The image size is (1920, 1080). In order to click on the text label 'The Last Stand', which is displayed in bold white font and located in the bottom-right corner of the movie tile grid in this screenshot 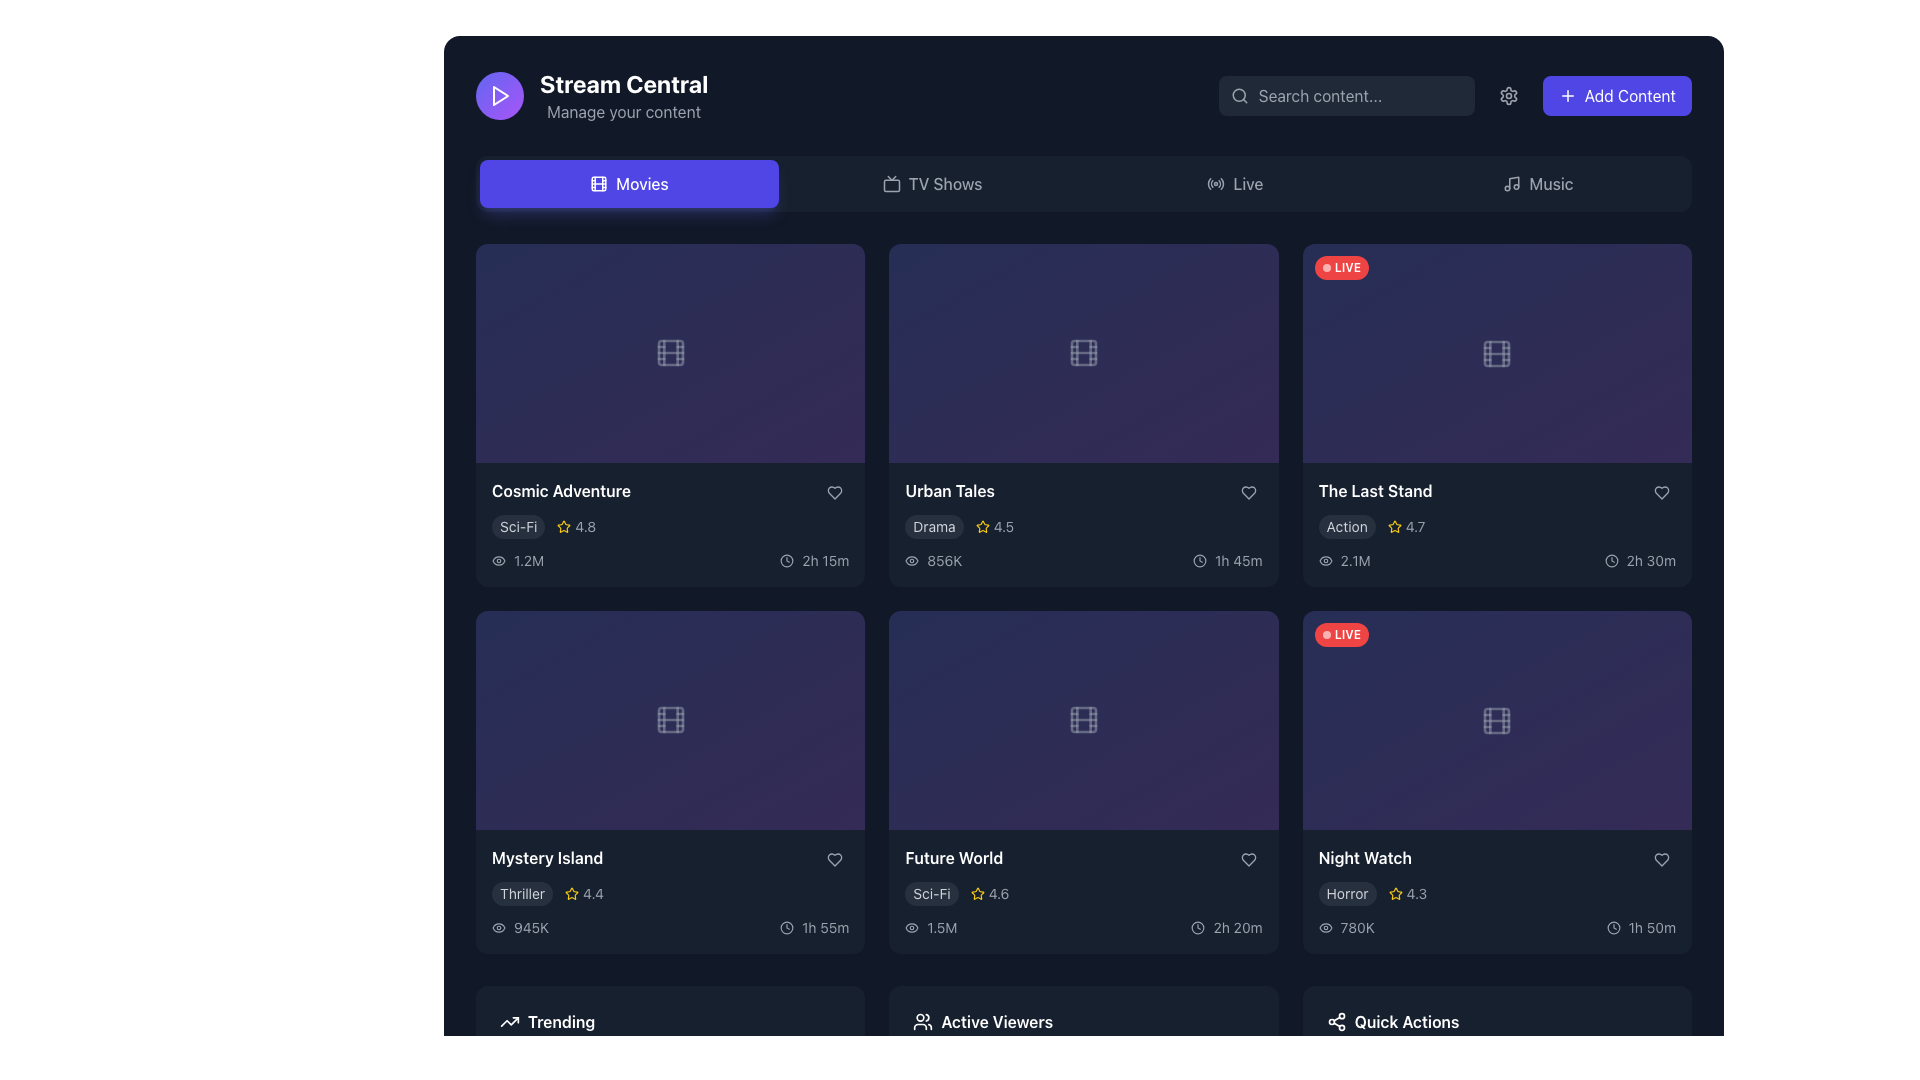, I will do `click(1374, 490)`.